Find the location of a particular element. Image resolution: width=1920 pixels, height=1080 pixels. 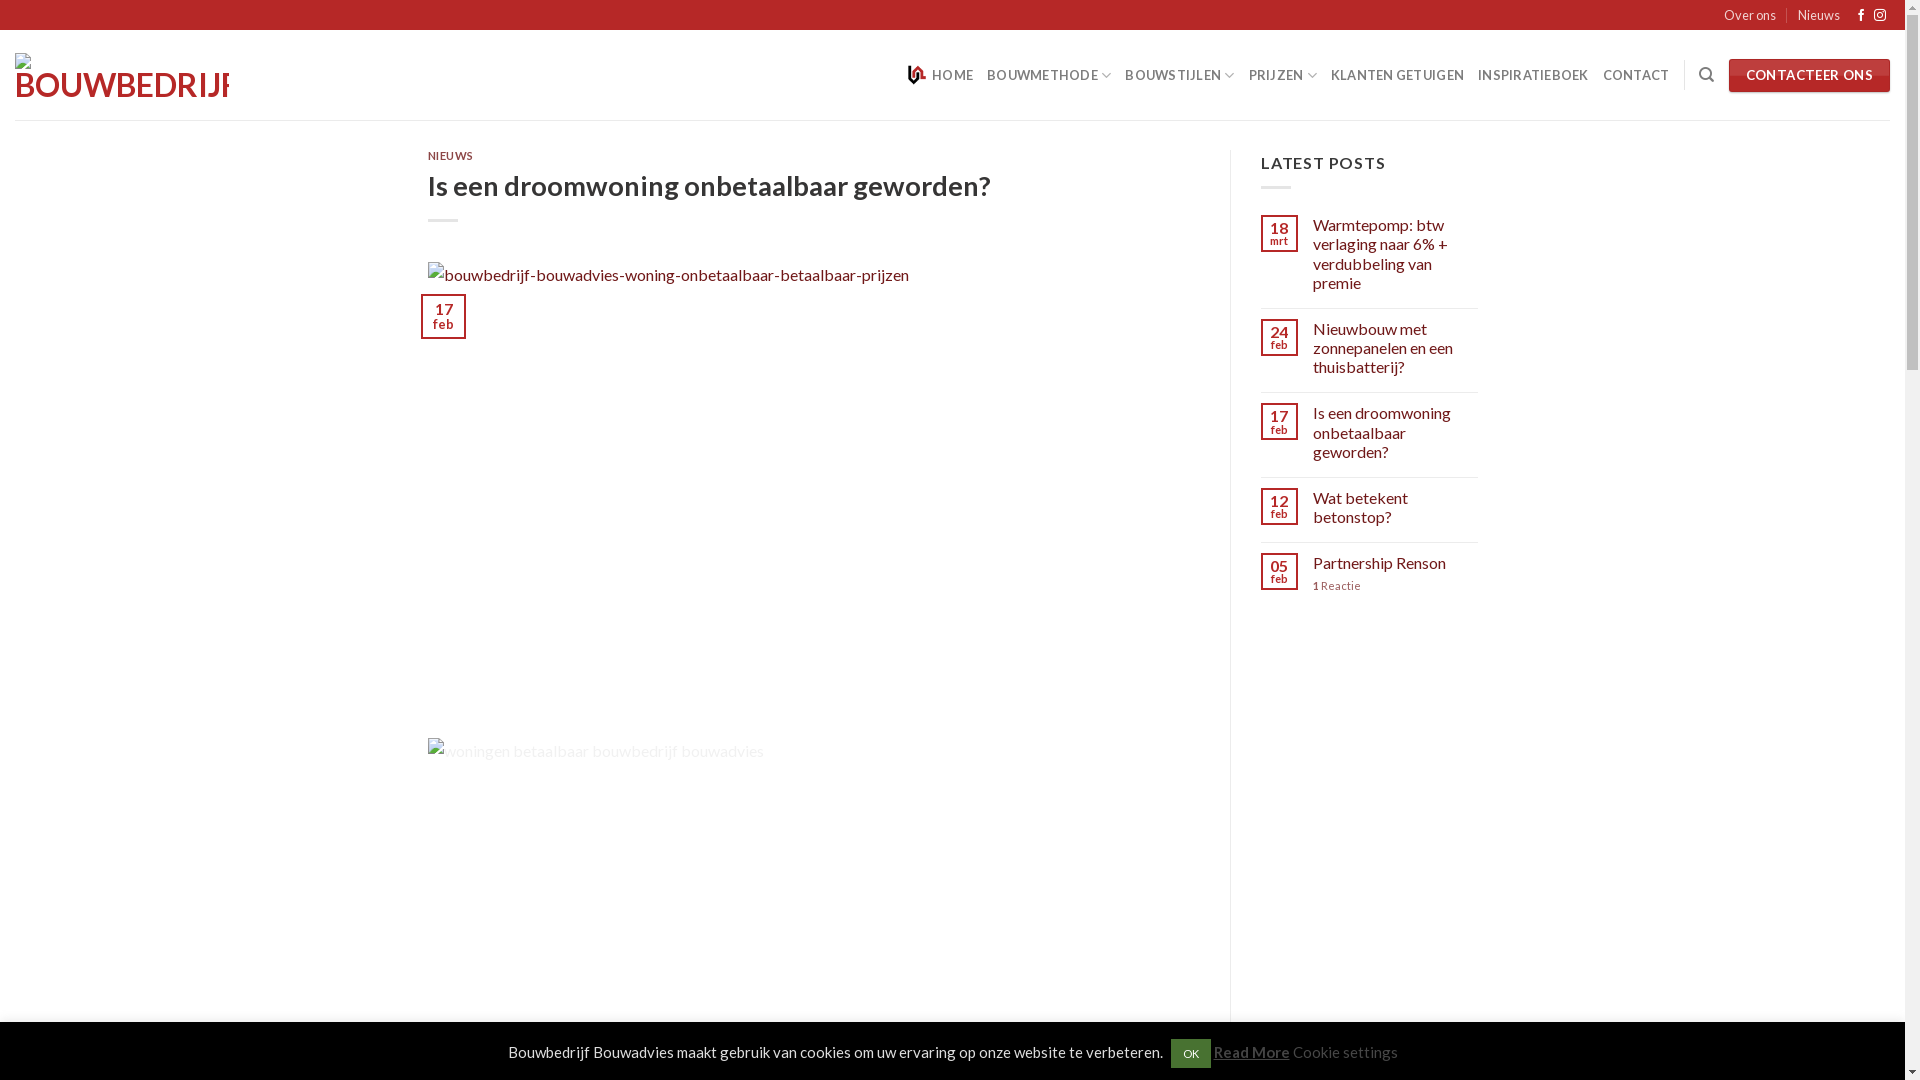

'PRIJZEN' is located at coordinates (1282, 73).